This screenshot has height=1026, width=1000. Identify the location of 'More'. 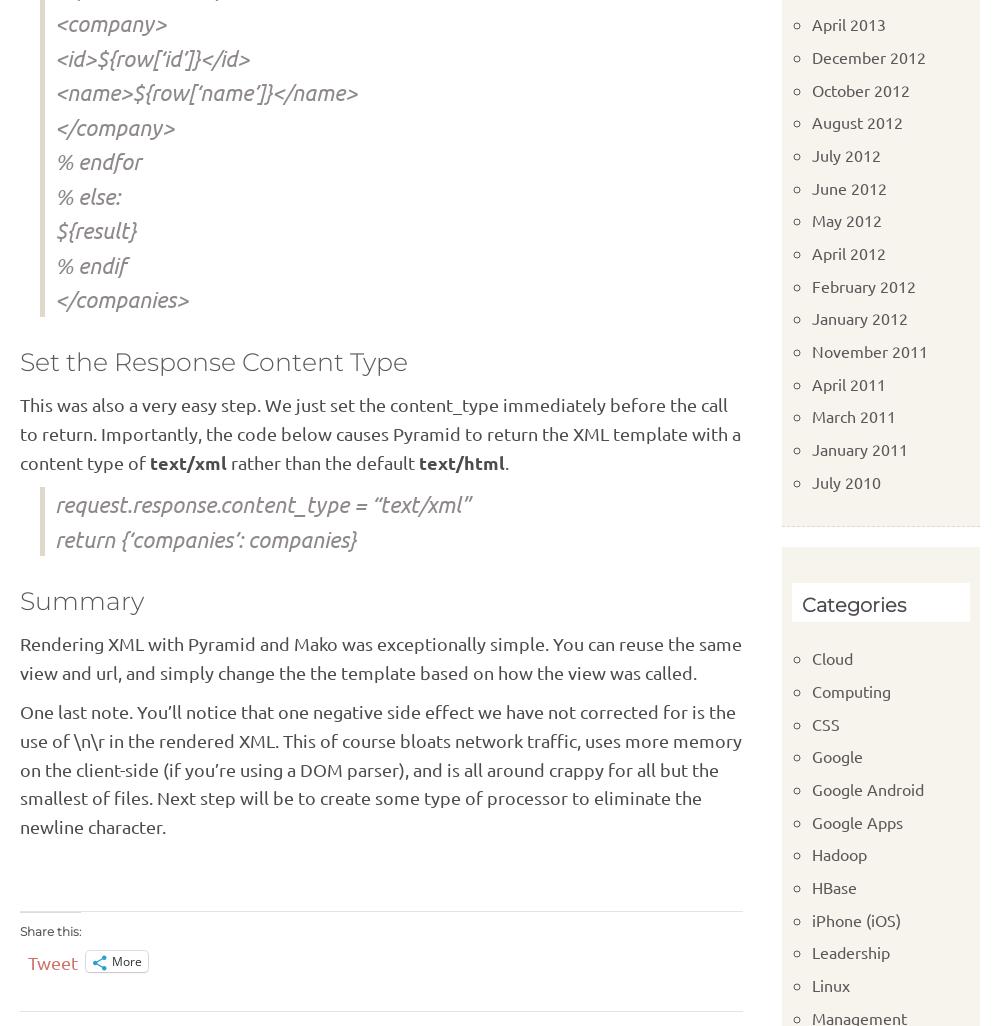
(127, 961).